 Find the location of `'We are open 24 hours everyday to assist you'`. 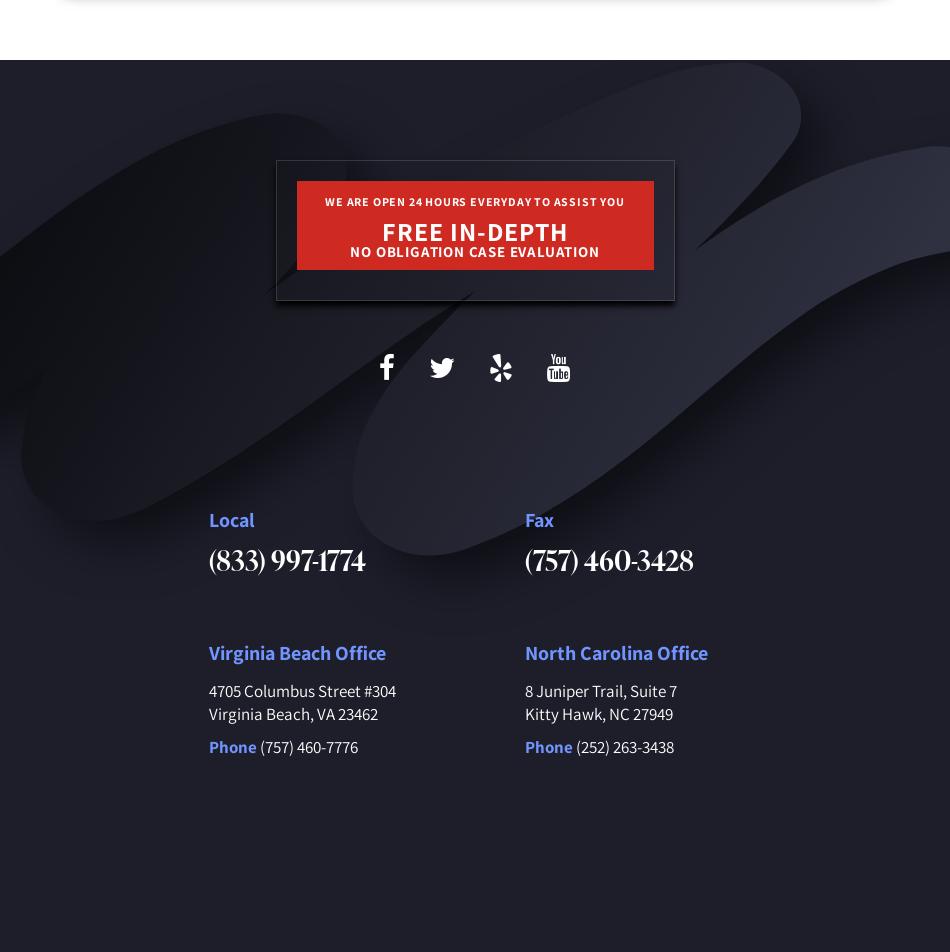

'We are open 24 hours everyday to assist you' is located at coordinates (473, 201).